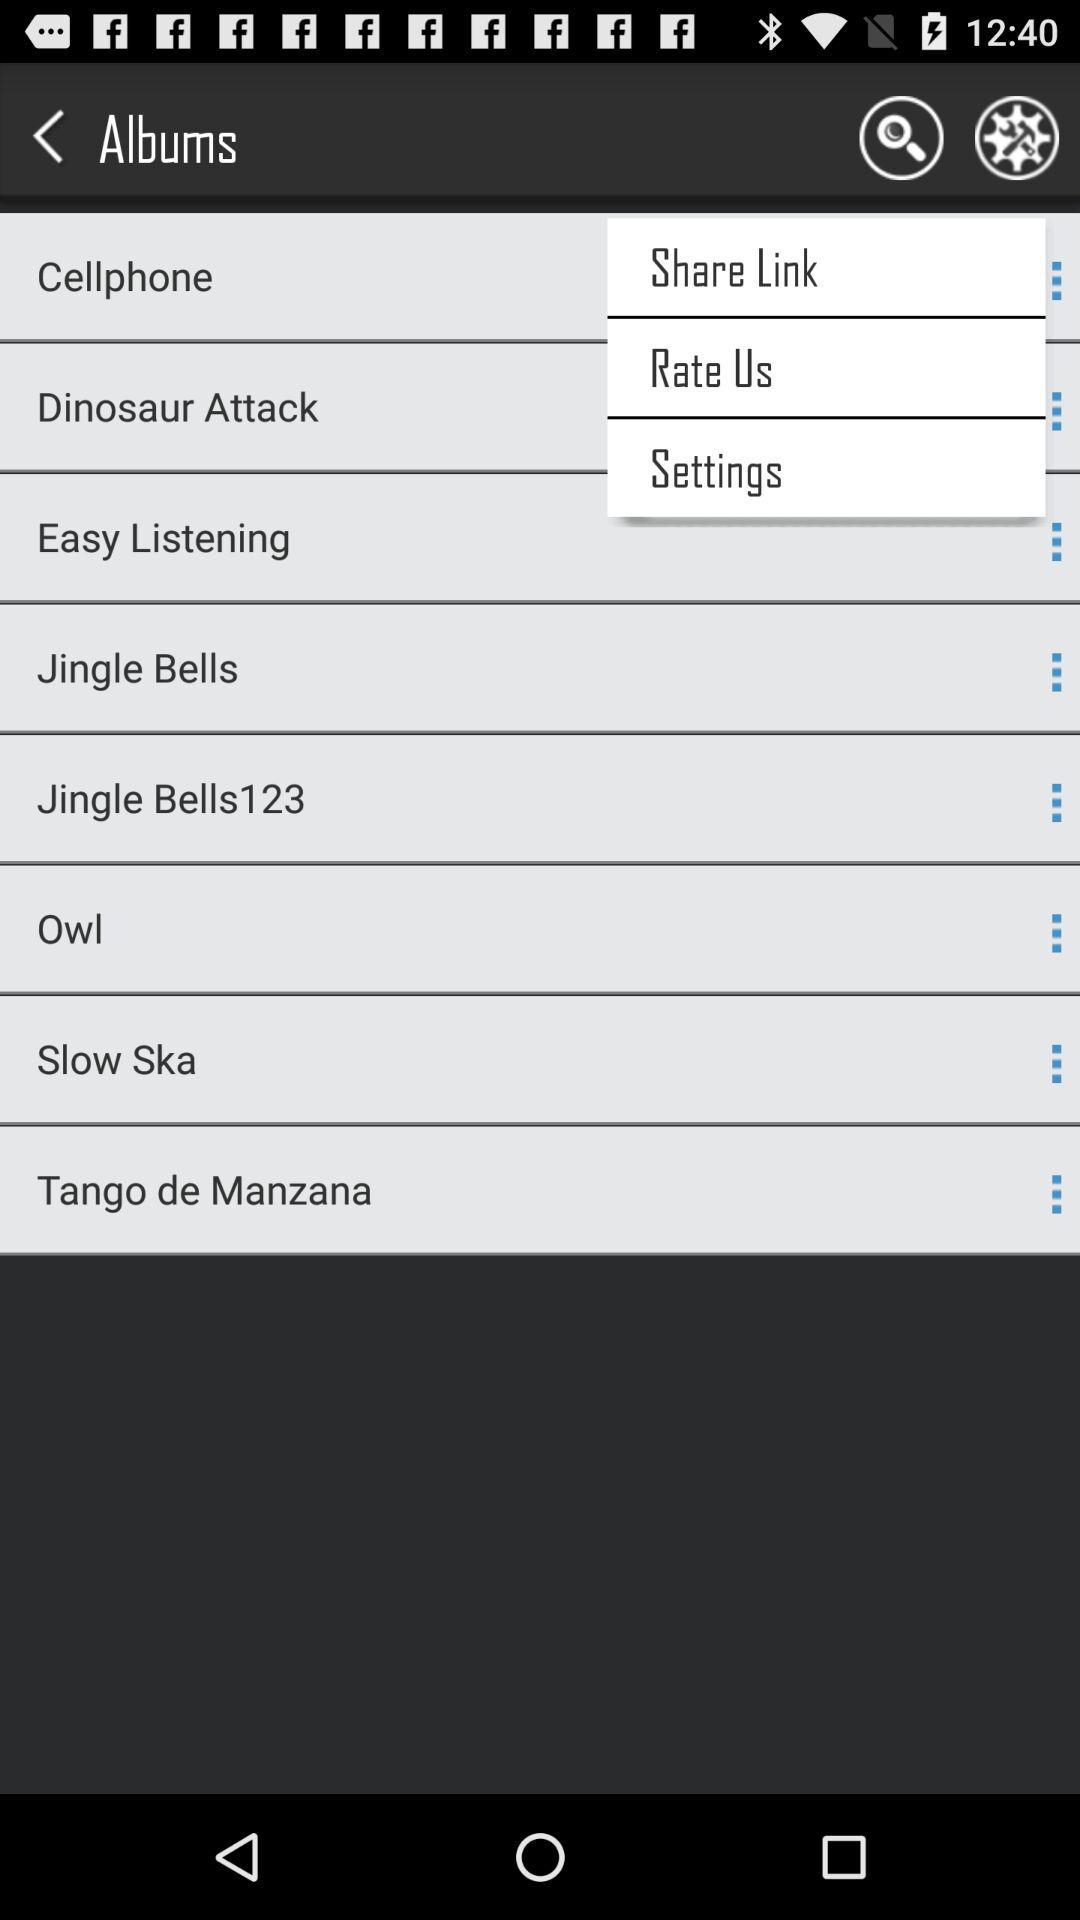 This screenshot has height=1920, width=1080. Describe the element at coordinates (1017, 146) in the screenshot. I see `the build icon` at that location.